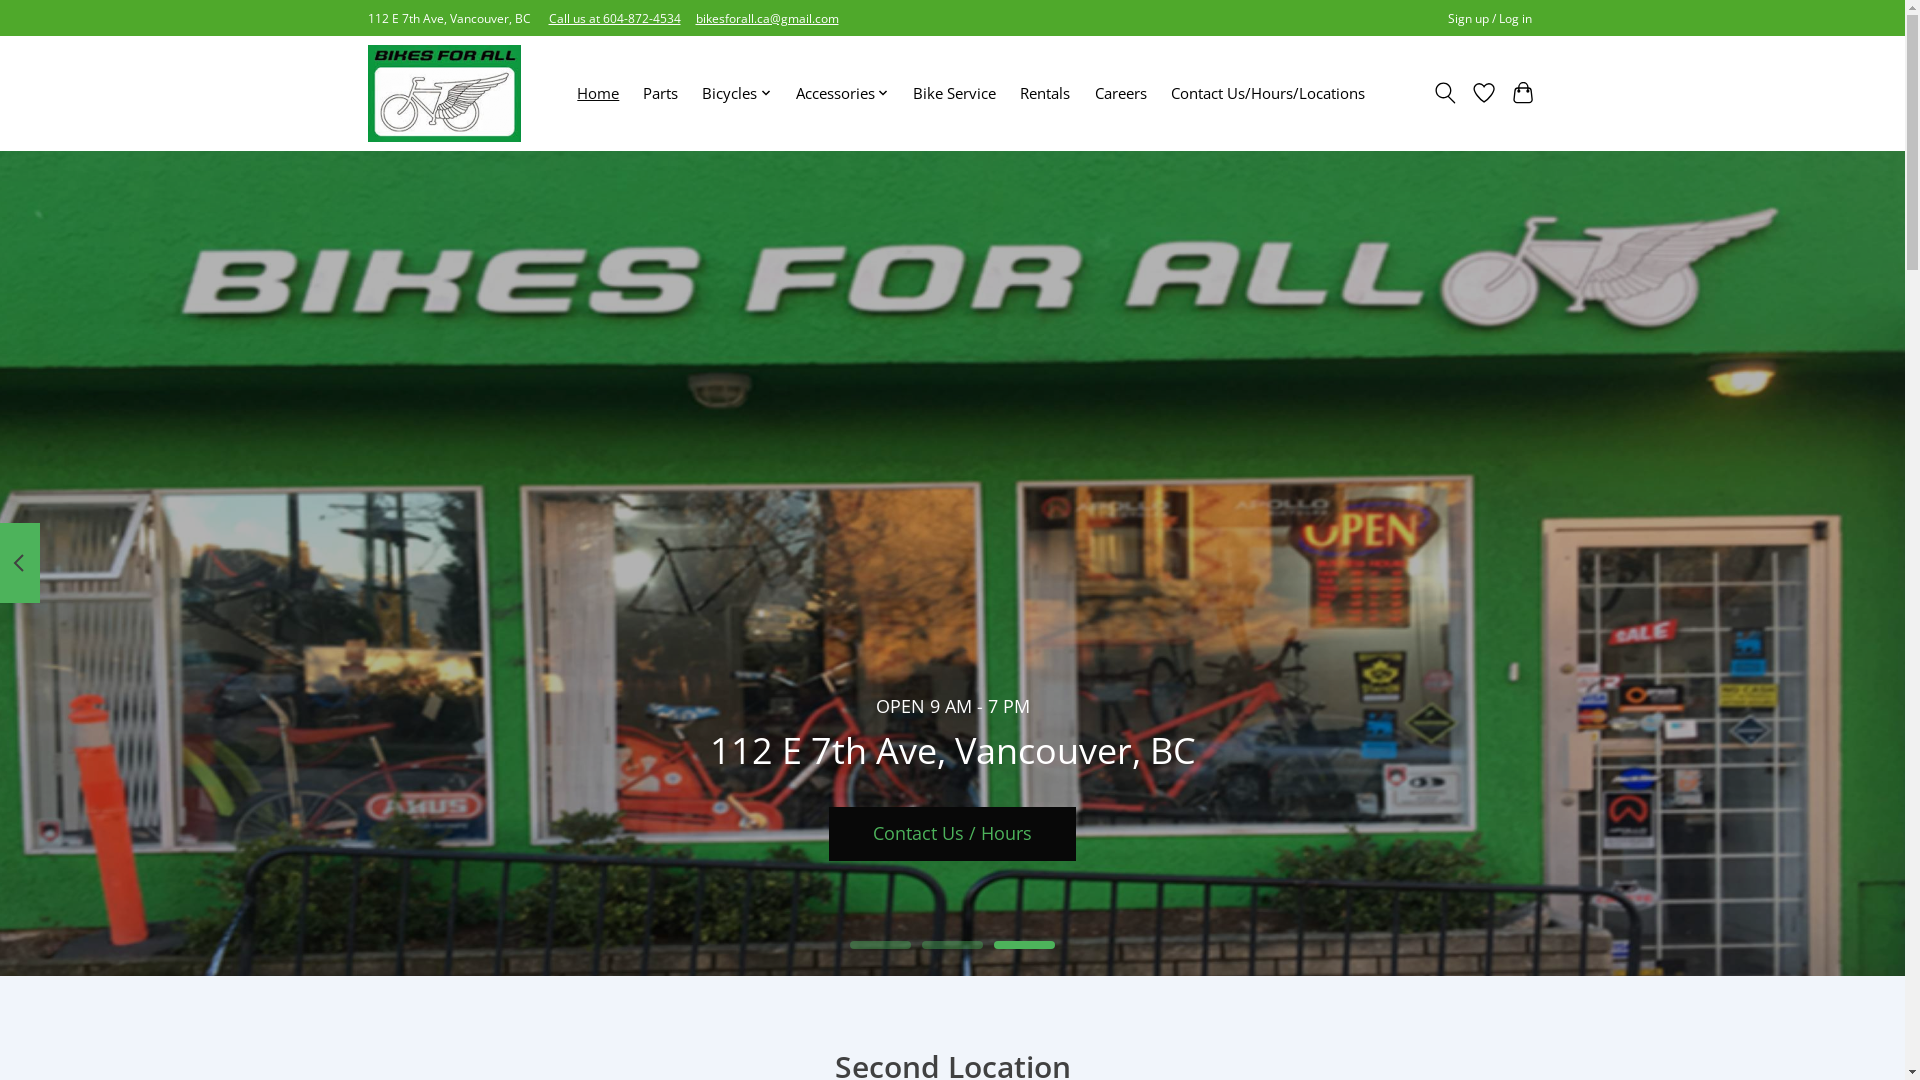  Describe the element at coordinates (766, 18) in the screenshot. I see `'bikesforall.ca@gmail.com'` at that location.